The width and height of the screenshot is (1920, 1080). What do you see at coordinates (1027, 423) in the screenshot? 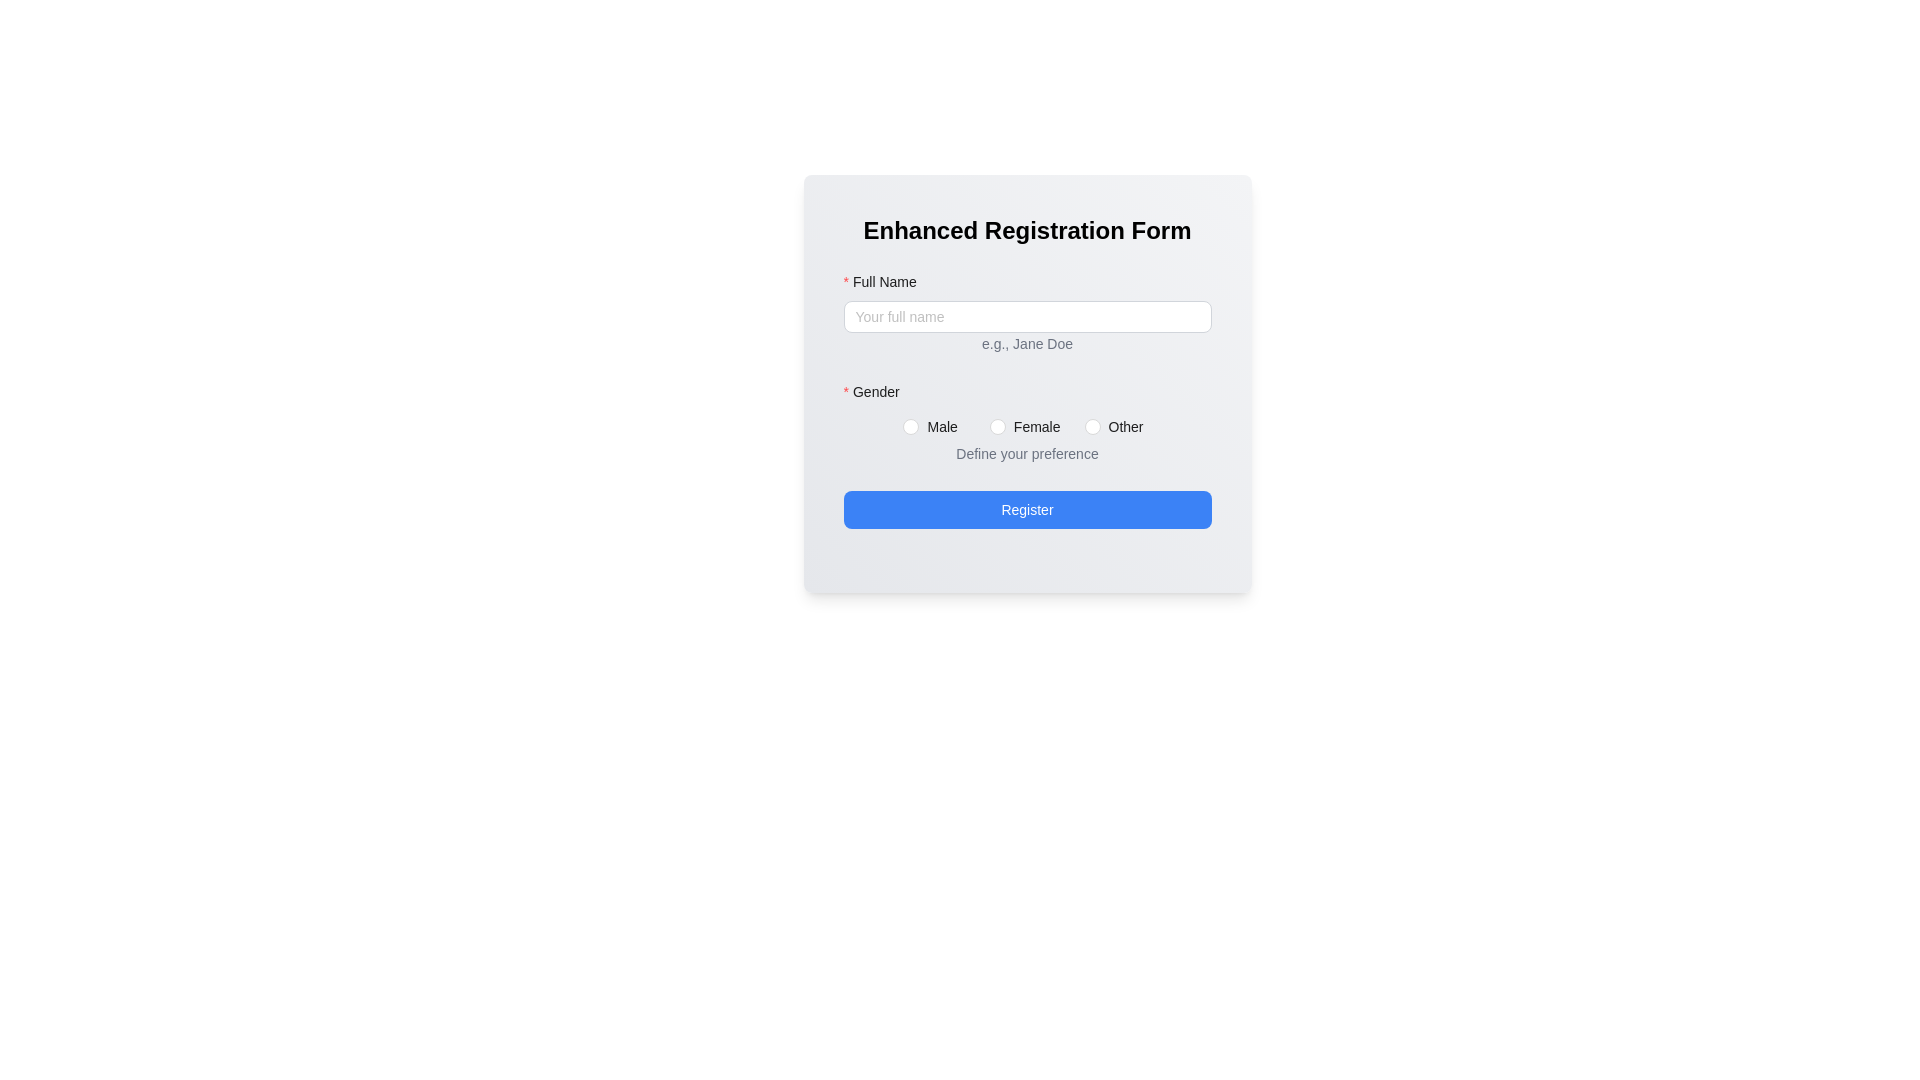
I see `the radio button in the gender preference selection group located below the 'Full Name' field to make a selection` at bounding box center [1027, 423].